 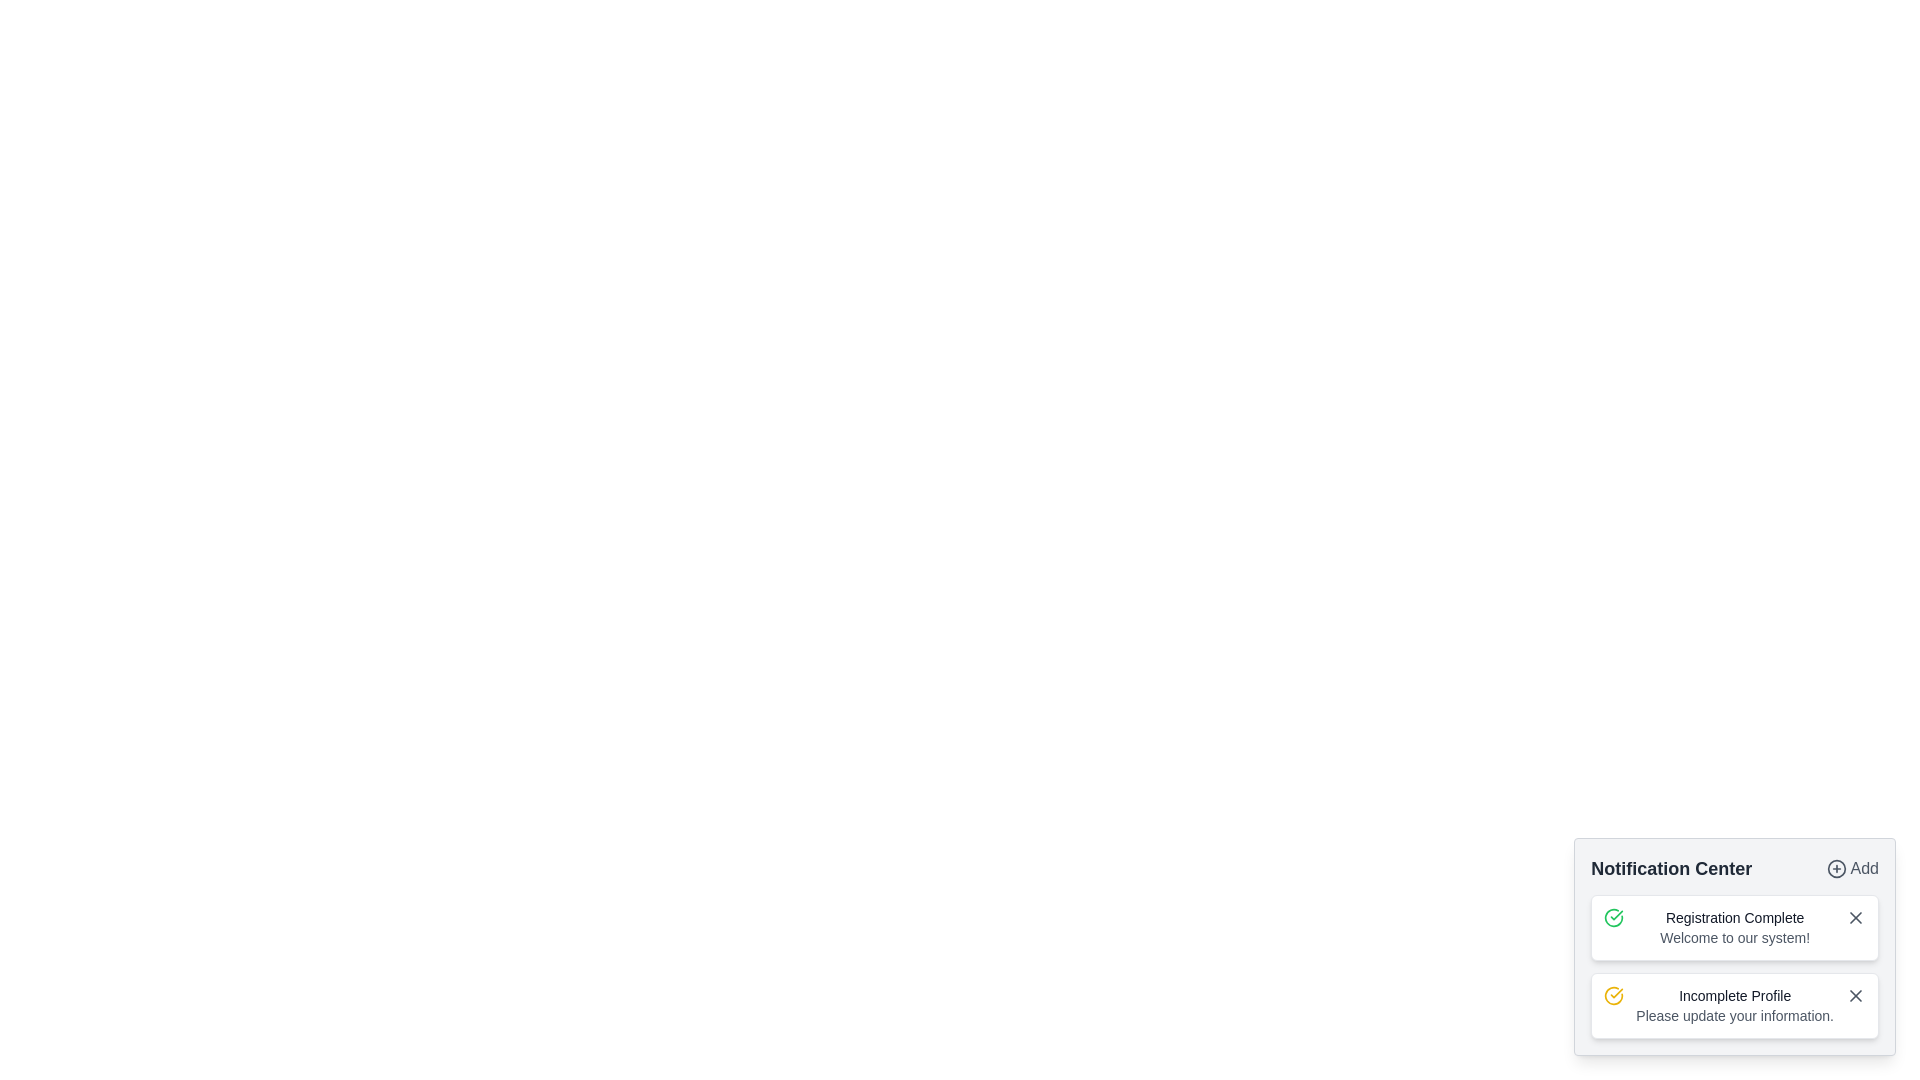 I want to click on the Notification panel that informs the user about their incomplete profile, located in the Notification Center below the Registration Complete notification, so click(x=1734, y=1006).